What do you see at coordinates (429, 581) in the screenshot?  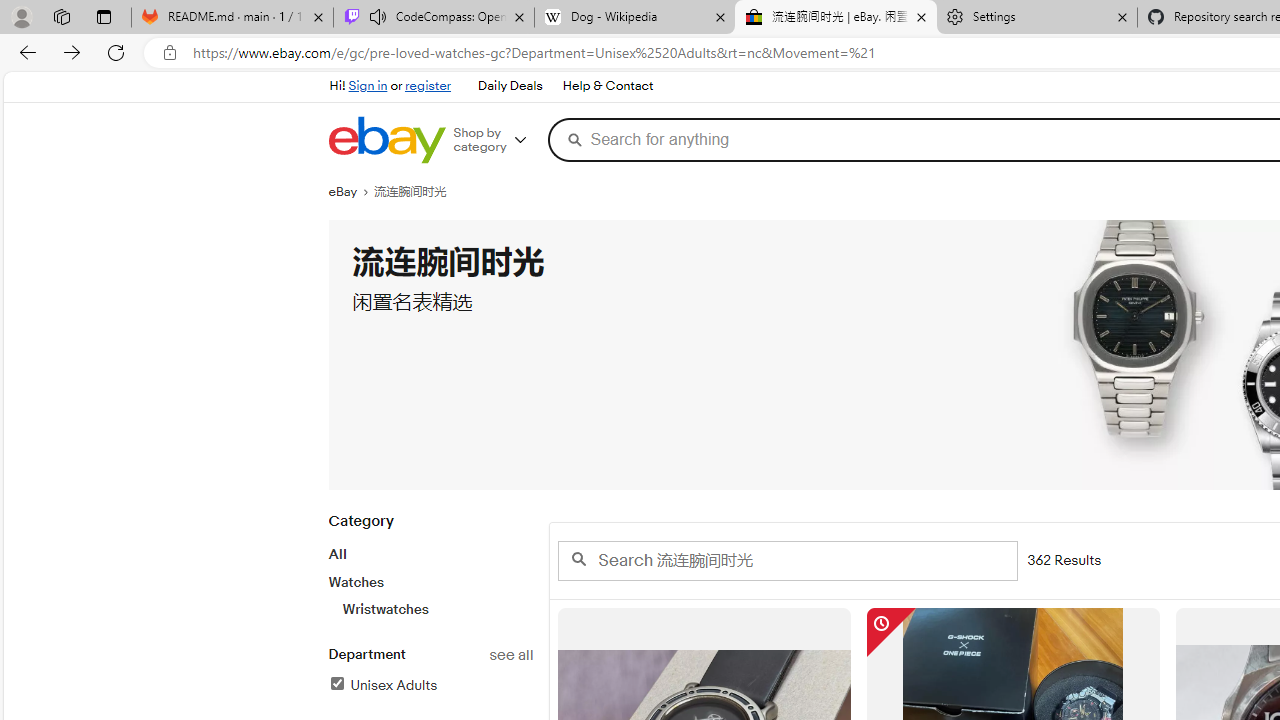 I see `'AllWatchesWristwatches'` at bounding box center [429, 581].